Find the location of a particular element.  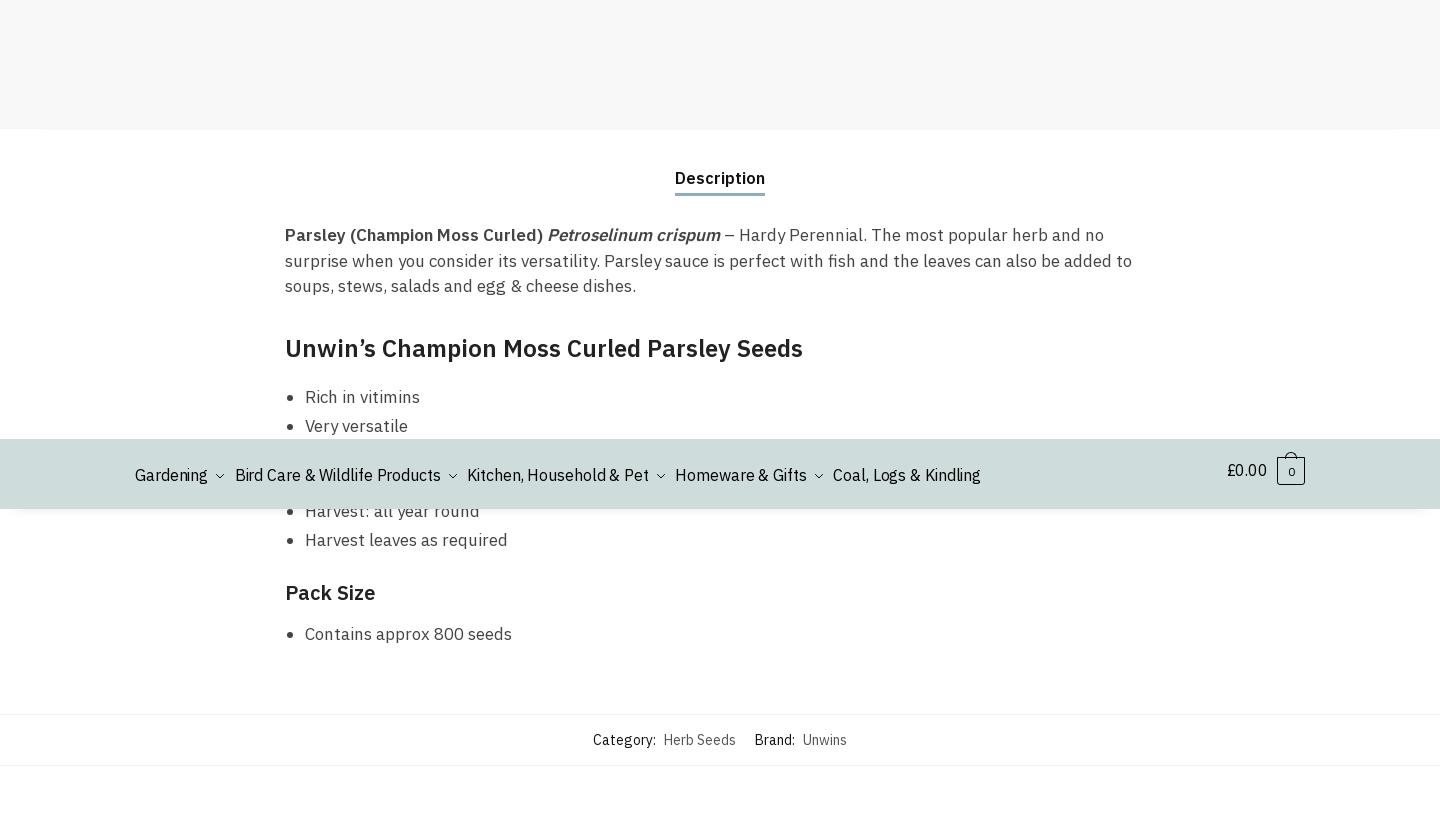

'Shrewsbury' is located at coordinates (134, 217).